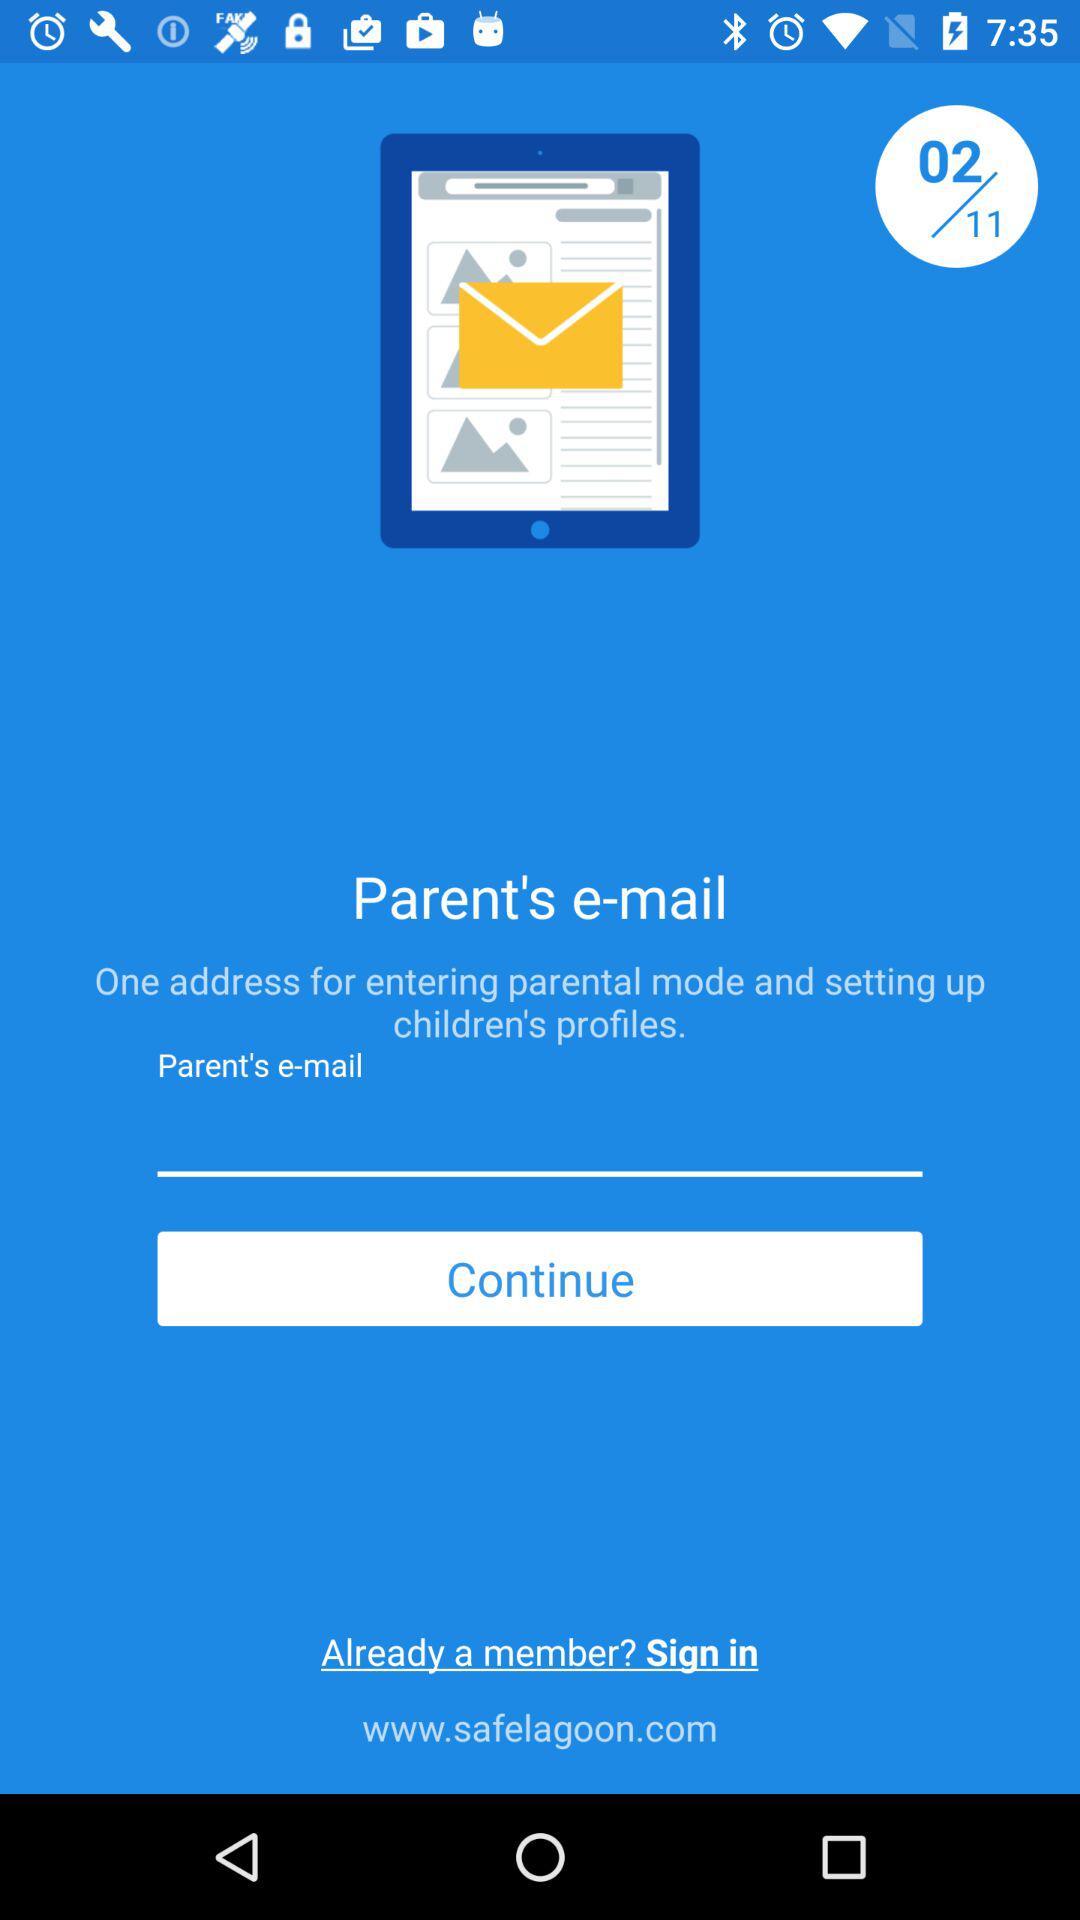  Describe the element at coordinates (540, 1135) in the screenshot. I see `type your e-mail` at that location.